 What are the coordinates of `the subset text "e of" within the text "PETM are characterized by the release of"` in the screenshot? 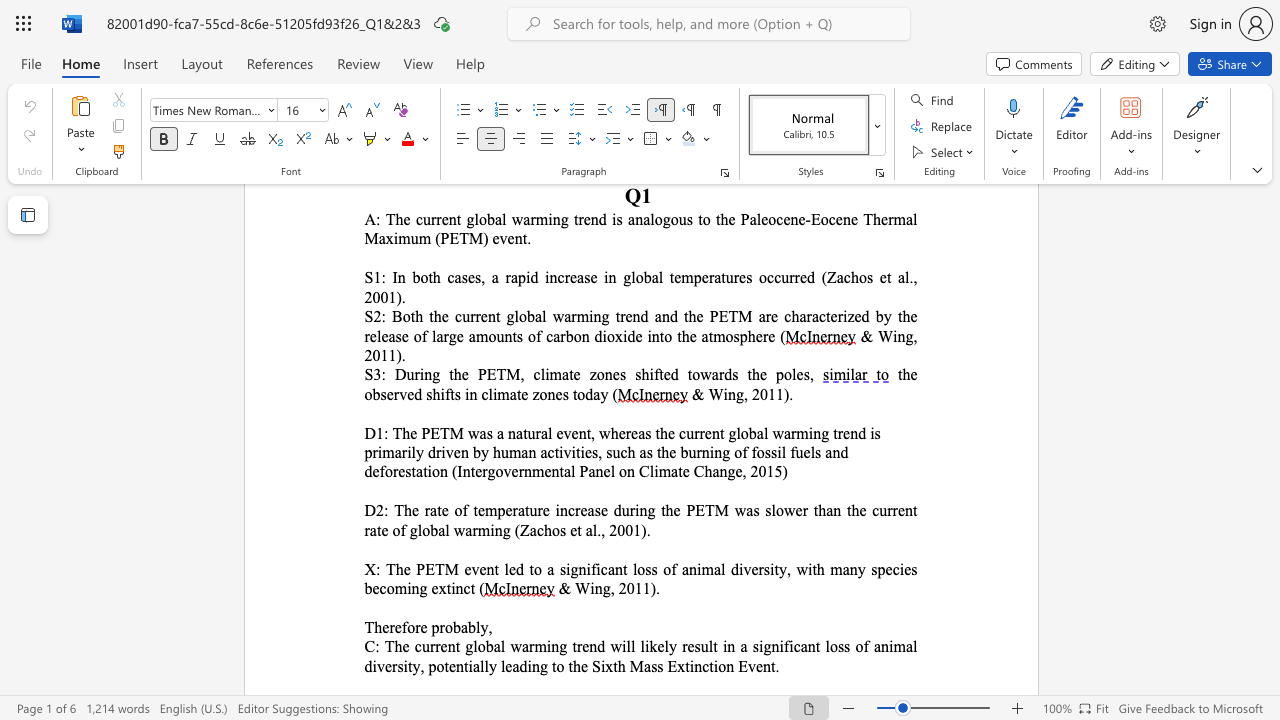 It's located at (400, 335).